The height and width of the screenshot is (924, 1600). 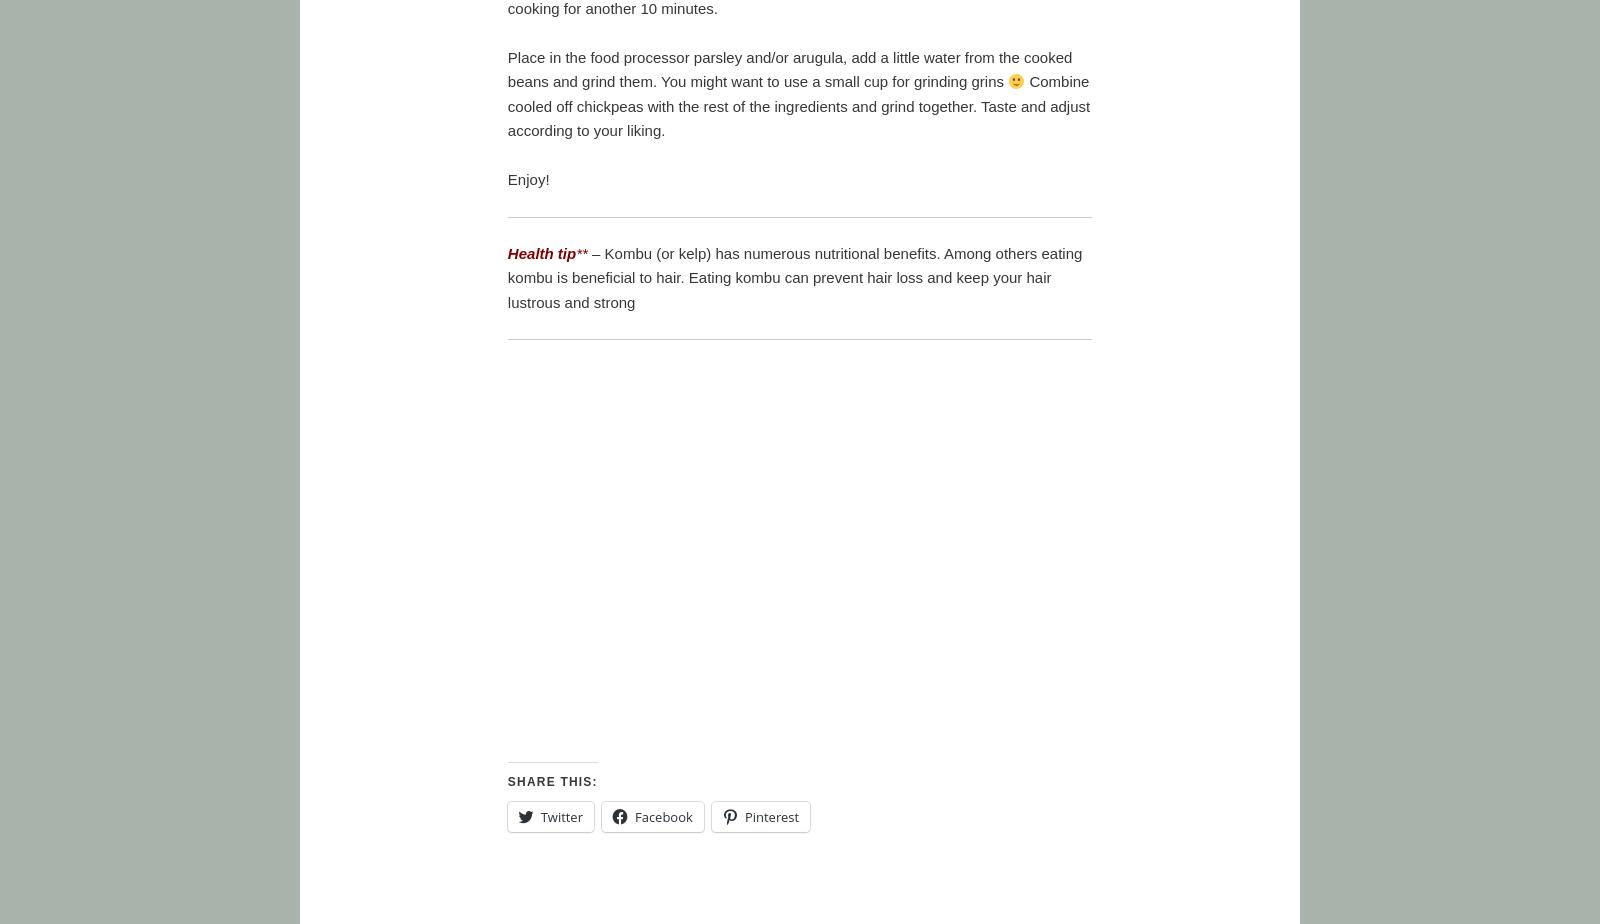 What do you see at coordinates (794, 277) in the screenshot?
I see `'– Kombu (or kelp) has numerous nutritional benefits. Among others eating kombu is beneficial to hair. Eating kombu can prevent hair loss and keep your hair lustrous and strong'` at bounding box center [794, 277].